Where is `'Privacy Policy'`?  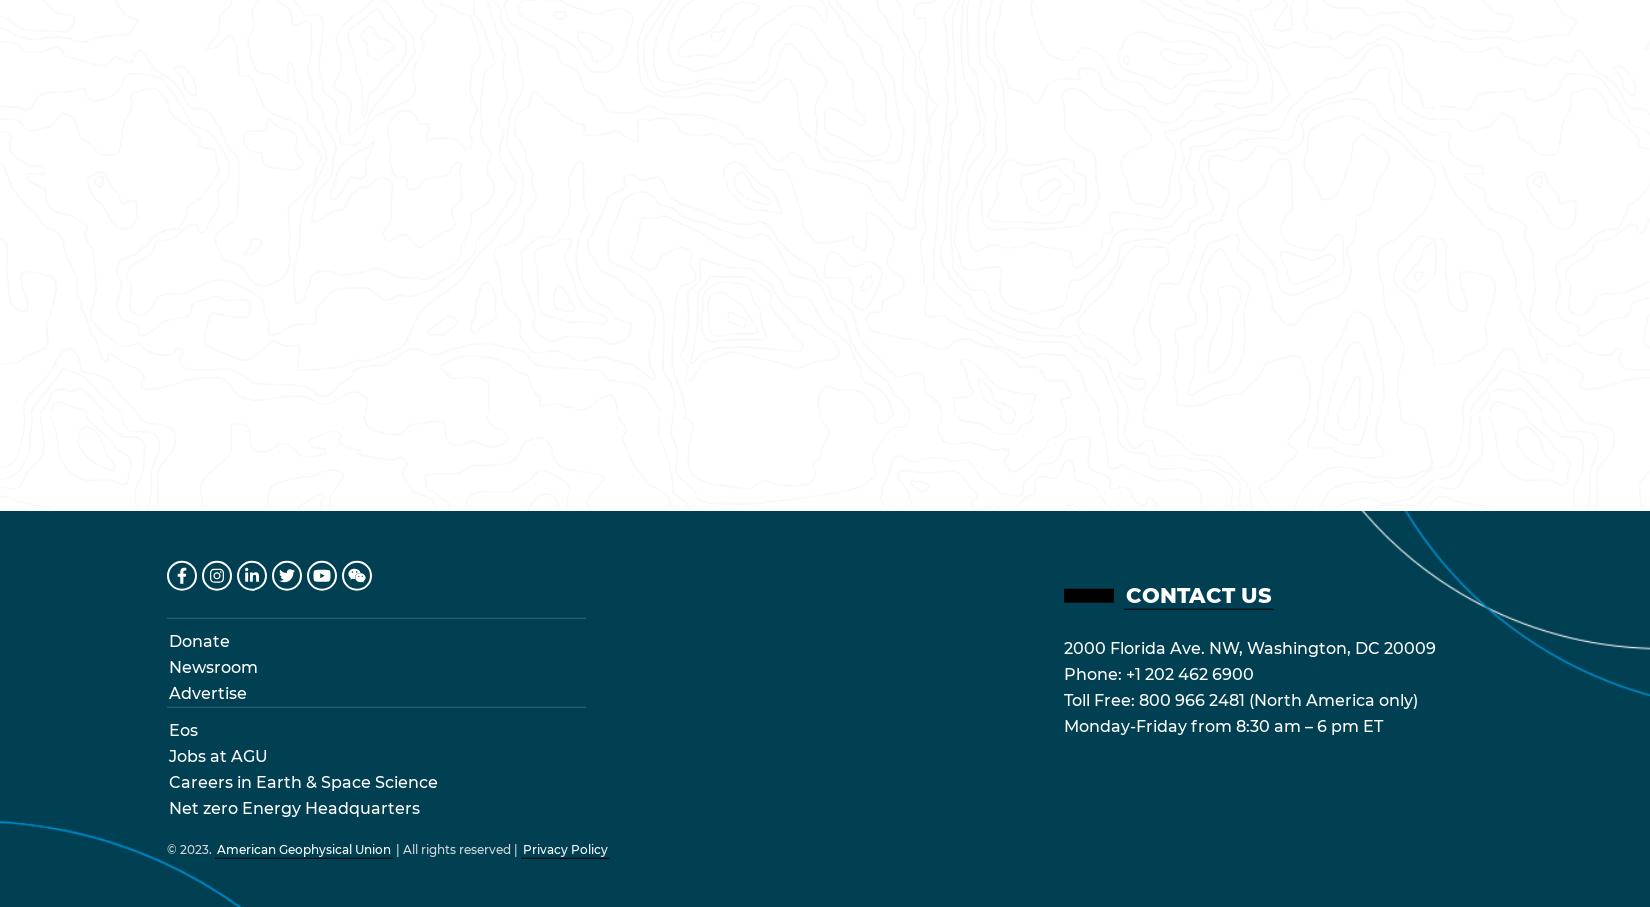
'Privacy Policy' is located at coordinates (564, 848).